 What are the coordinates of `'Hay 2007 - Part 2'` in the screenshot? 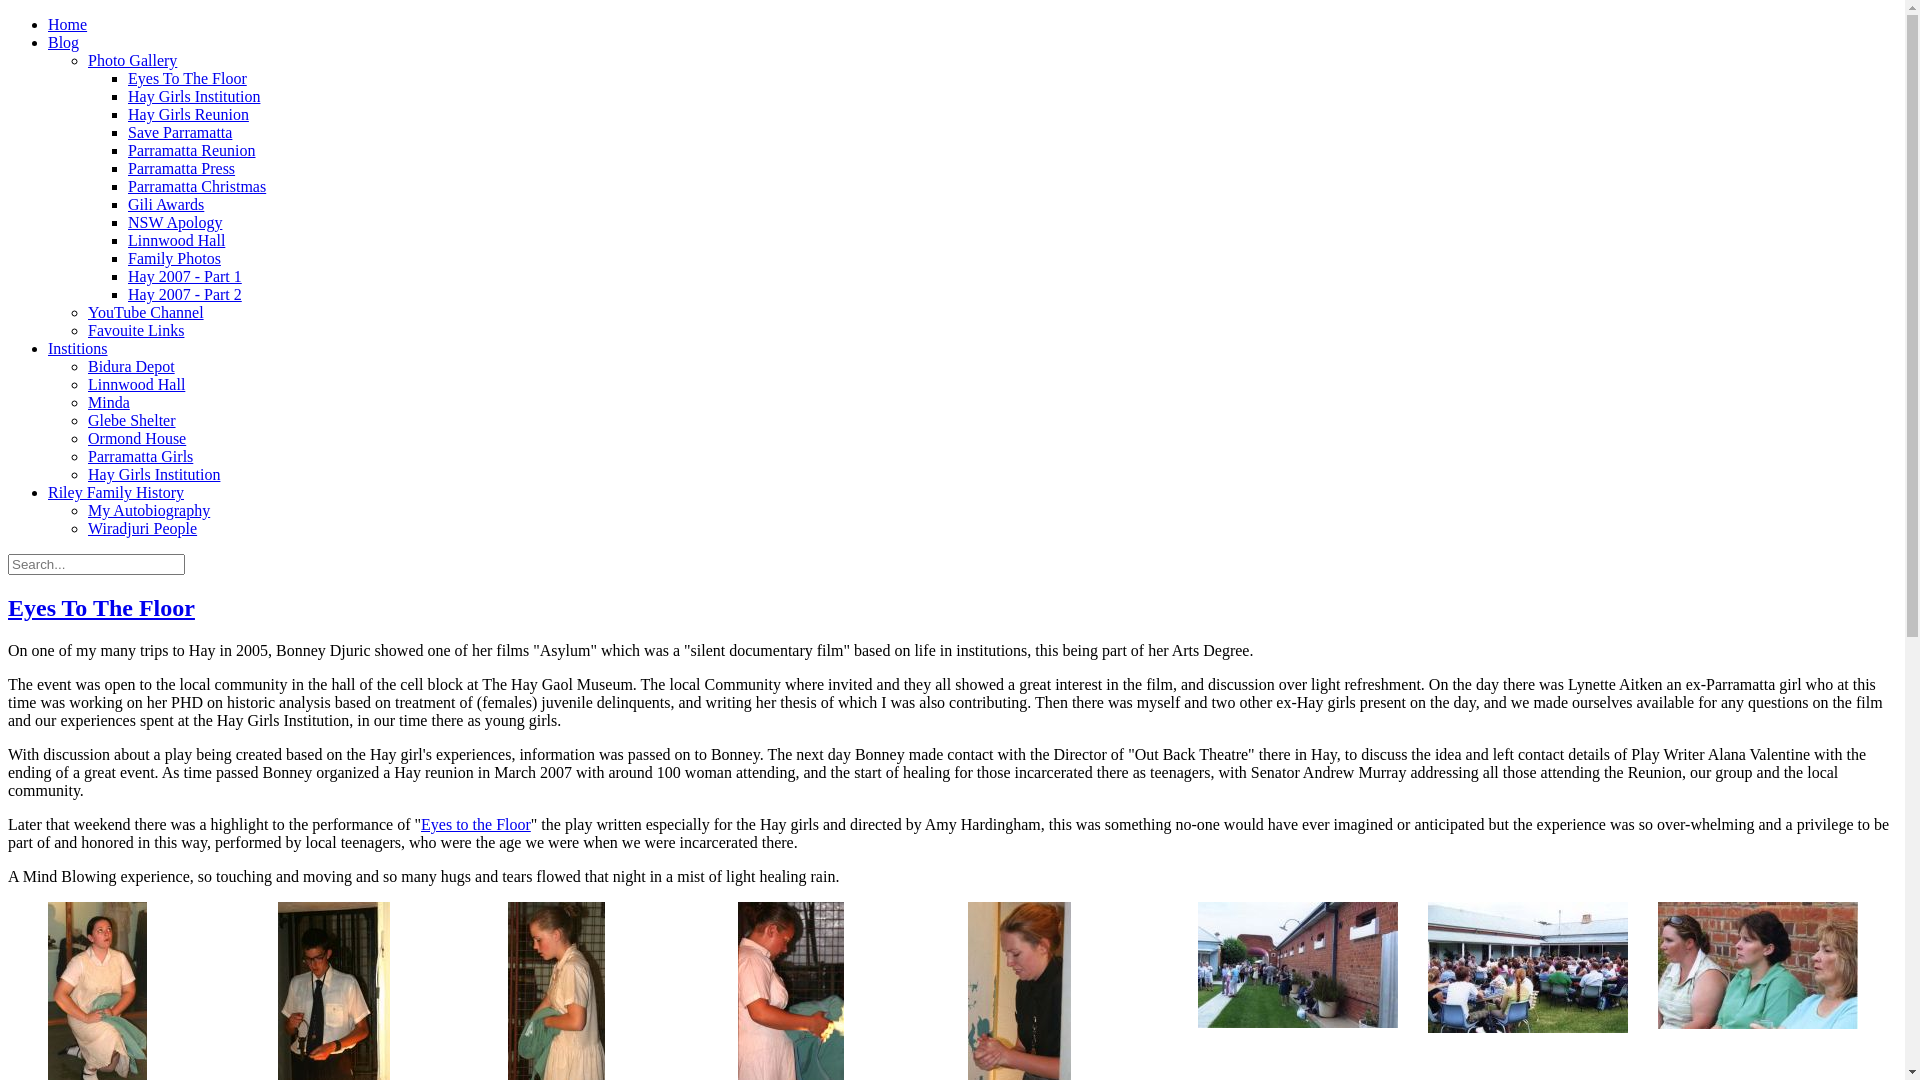 It's located at (185, 294).